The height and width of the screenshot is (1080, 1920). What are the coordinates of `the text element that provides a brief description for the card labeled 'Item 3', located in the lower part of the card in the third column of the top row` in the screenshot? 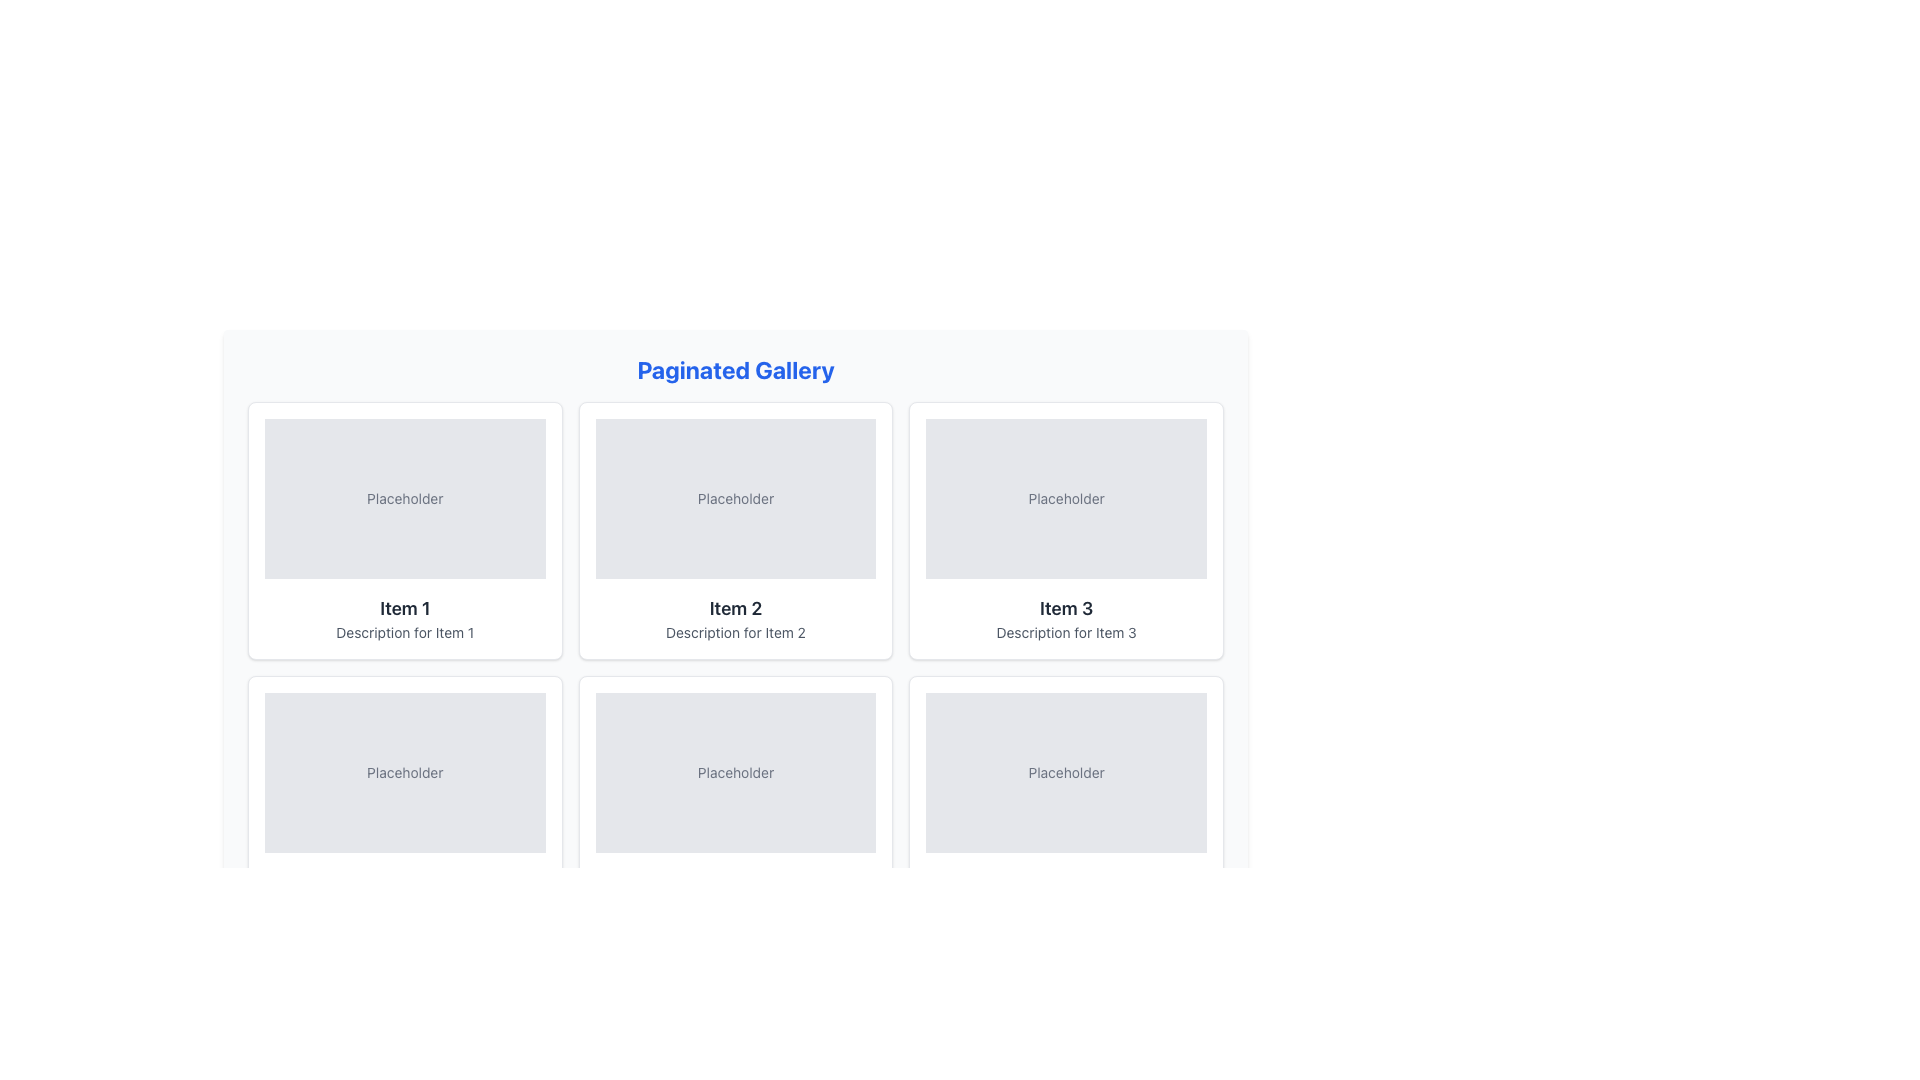 It's located at (1065, 632).